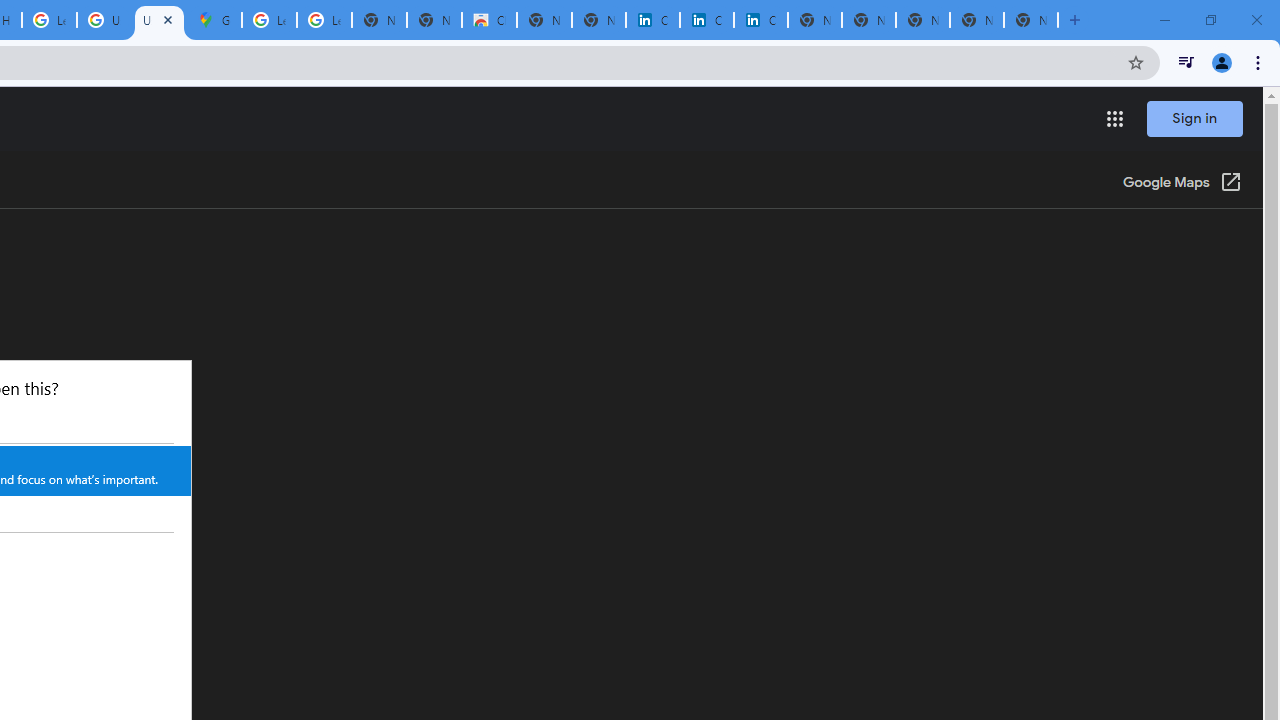 This screenshot has height=720, width=1280. I want to click on 'Google Maps (Open in a new window)', so click(1182, 183).